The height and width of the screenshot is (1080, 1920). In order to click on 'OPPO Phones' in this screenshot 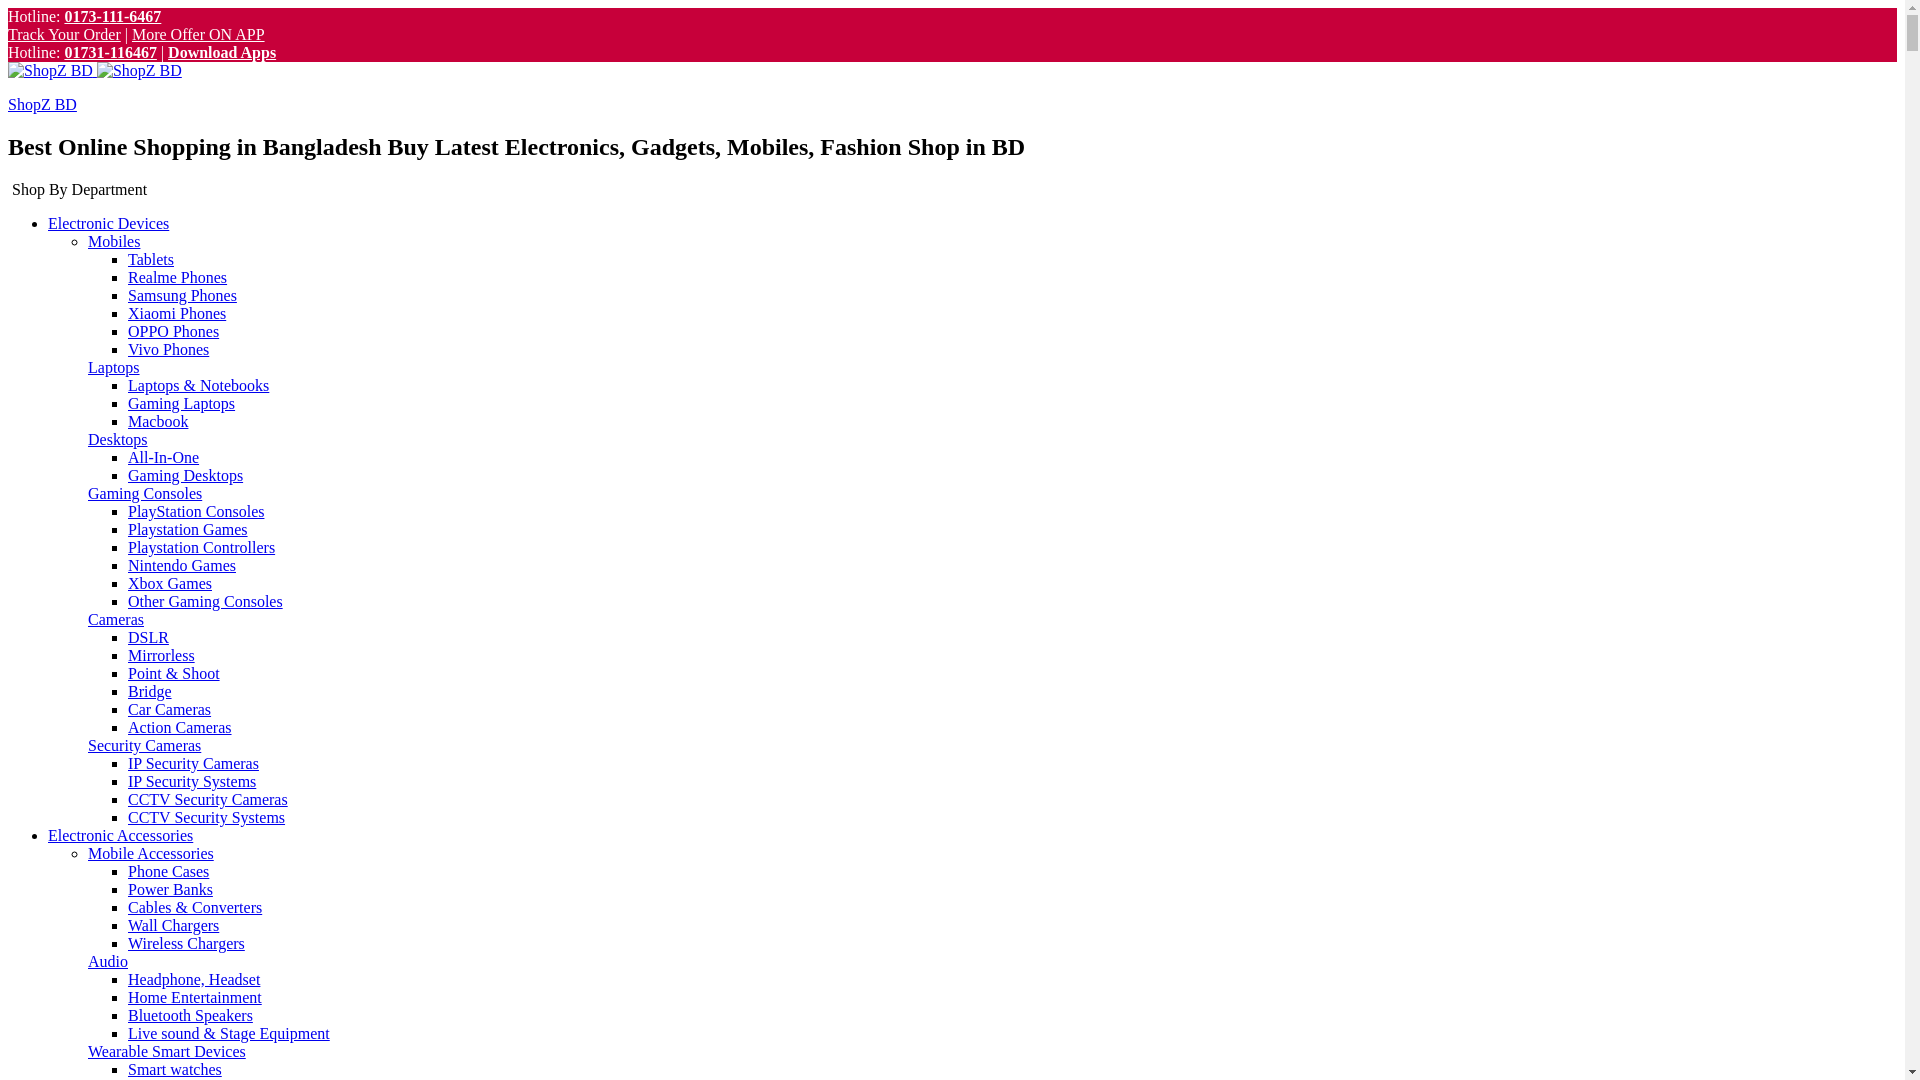, I will do `click(173, 330)`.